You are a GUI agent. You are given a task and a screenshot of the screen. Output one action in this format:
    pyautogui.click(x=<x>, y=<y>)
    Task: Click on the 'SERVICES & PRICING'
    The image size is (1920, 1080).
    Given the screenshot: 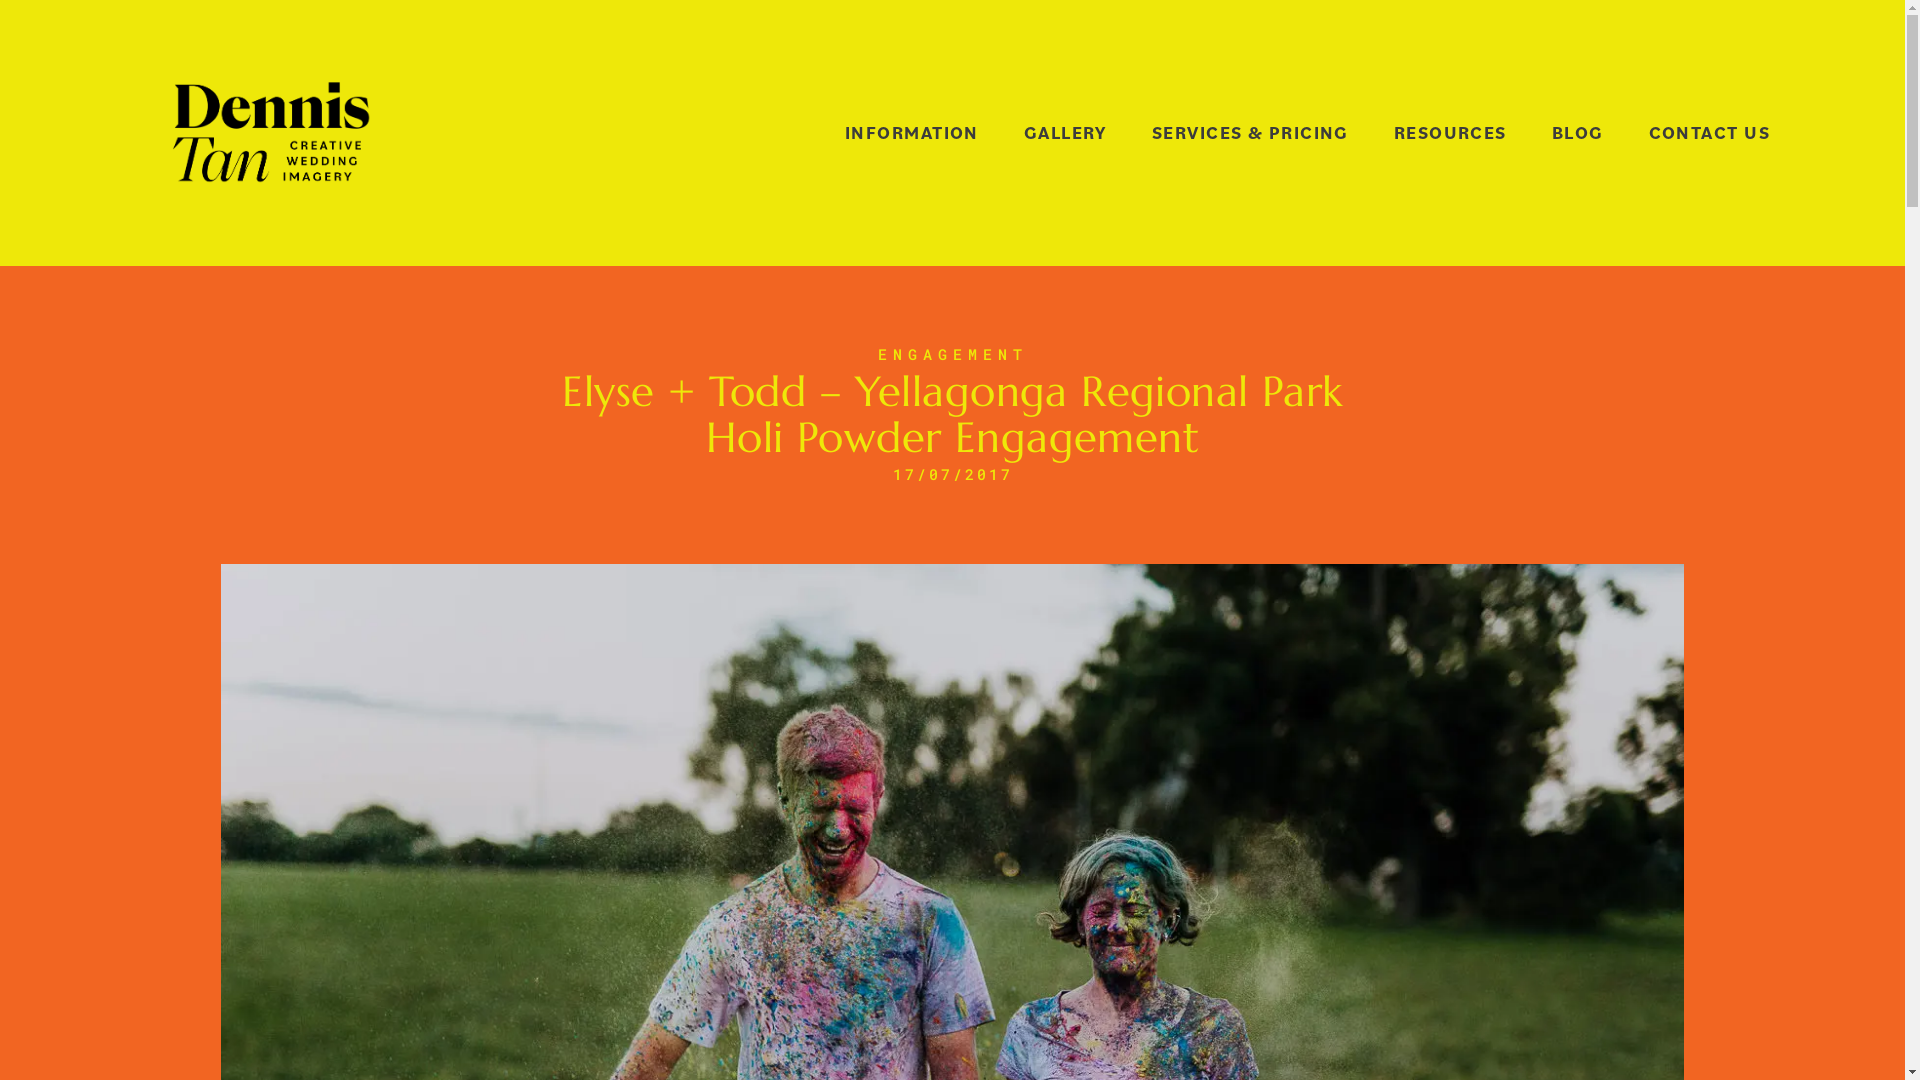 What is the action you would take?
    pyautogui.click(x=1249, y=133)
    